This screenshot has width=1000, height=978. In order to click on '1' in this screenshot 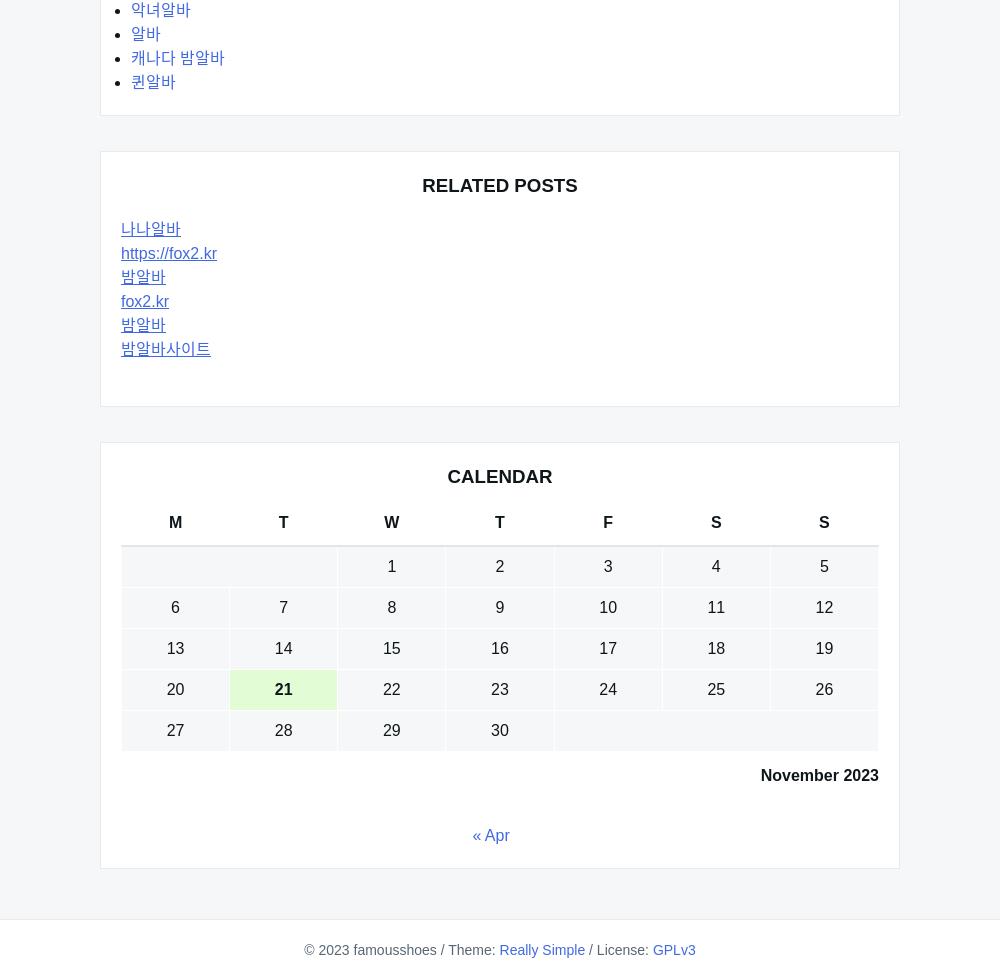, I will do `click(391, 566)`.